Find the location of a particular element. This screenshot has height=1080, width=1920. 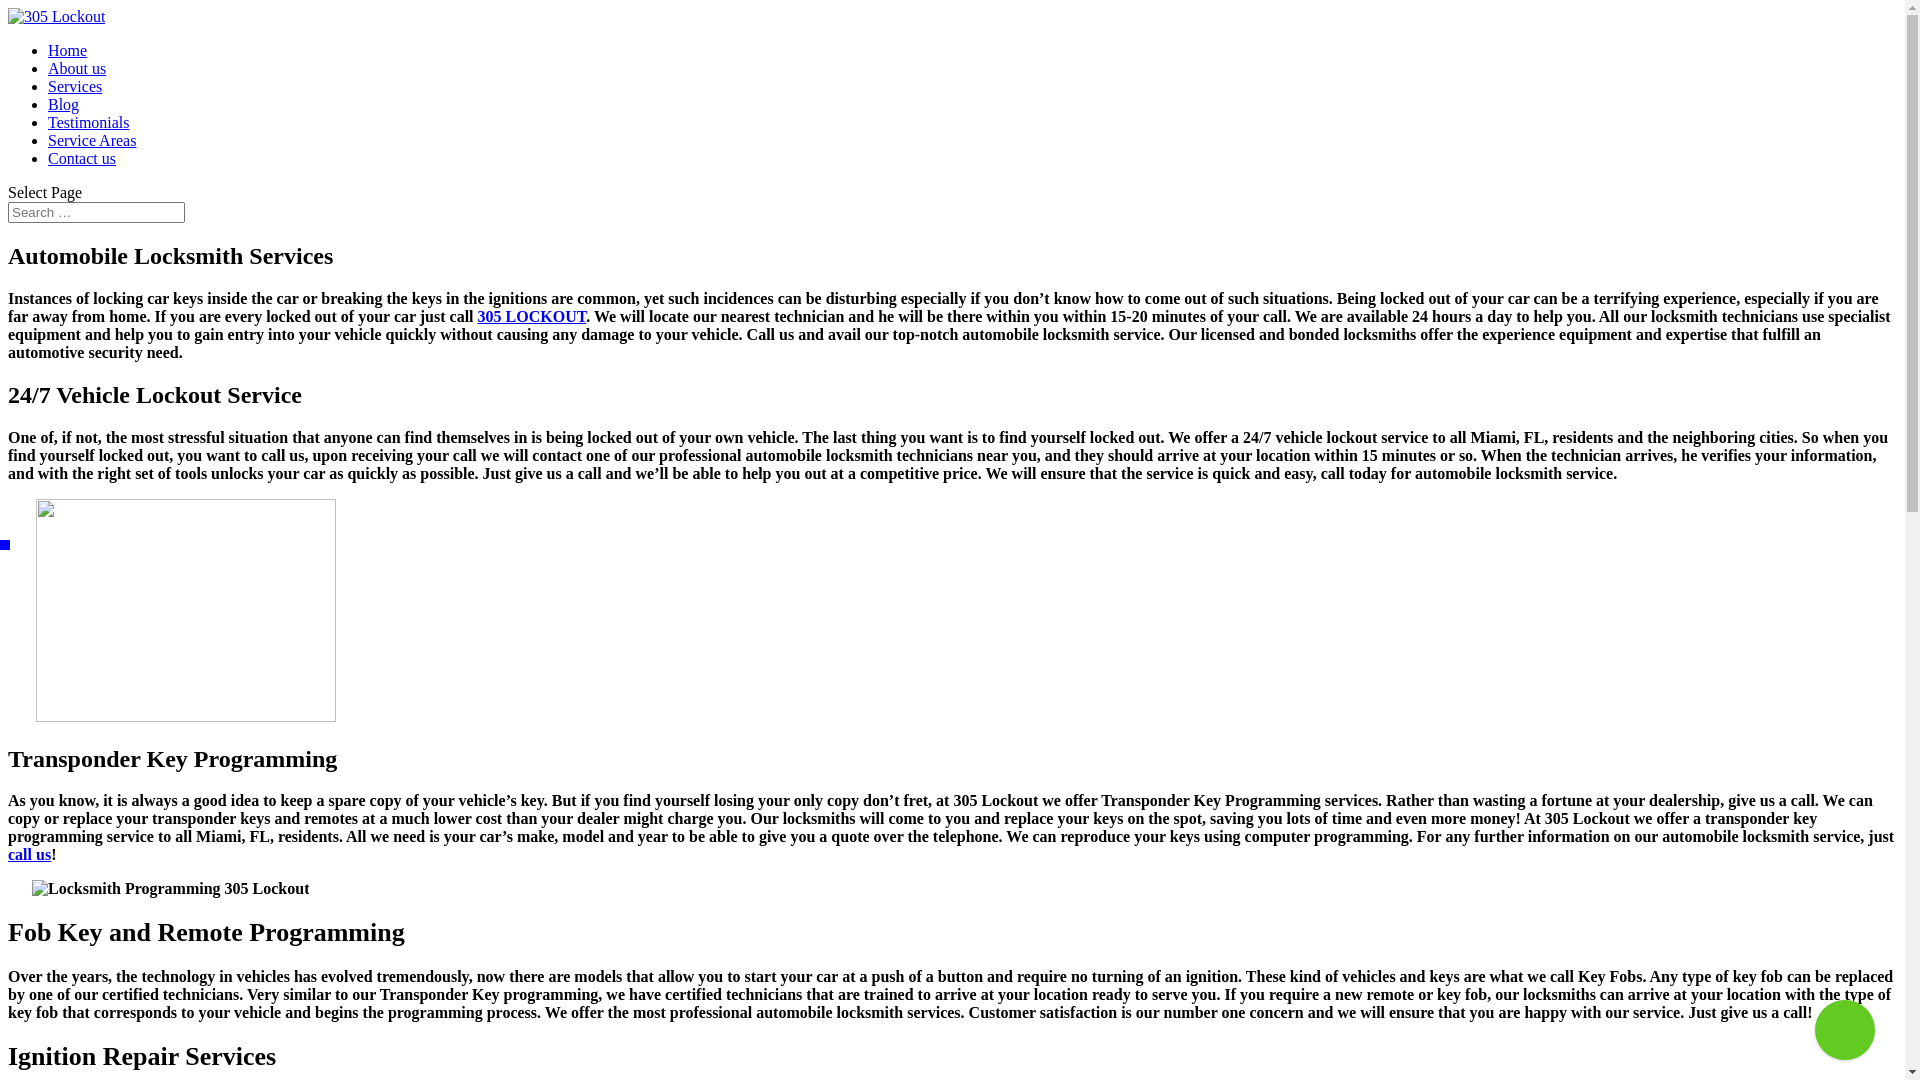

'Blog' is located at coordinates (63, 104).